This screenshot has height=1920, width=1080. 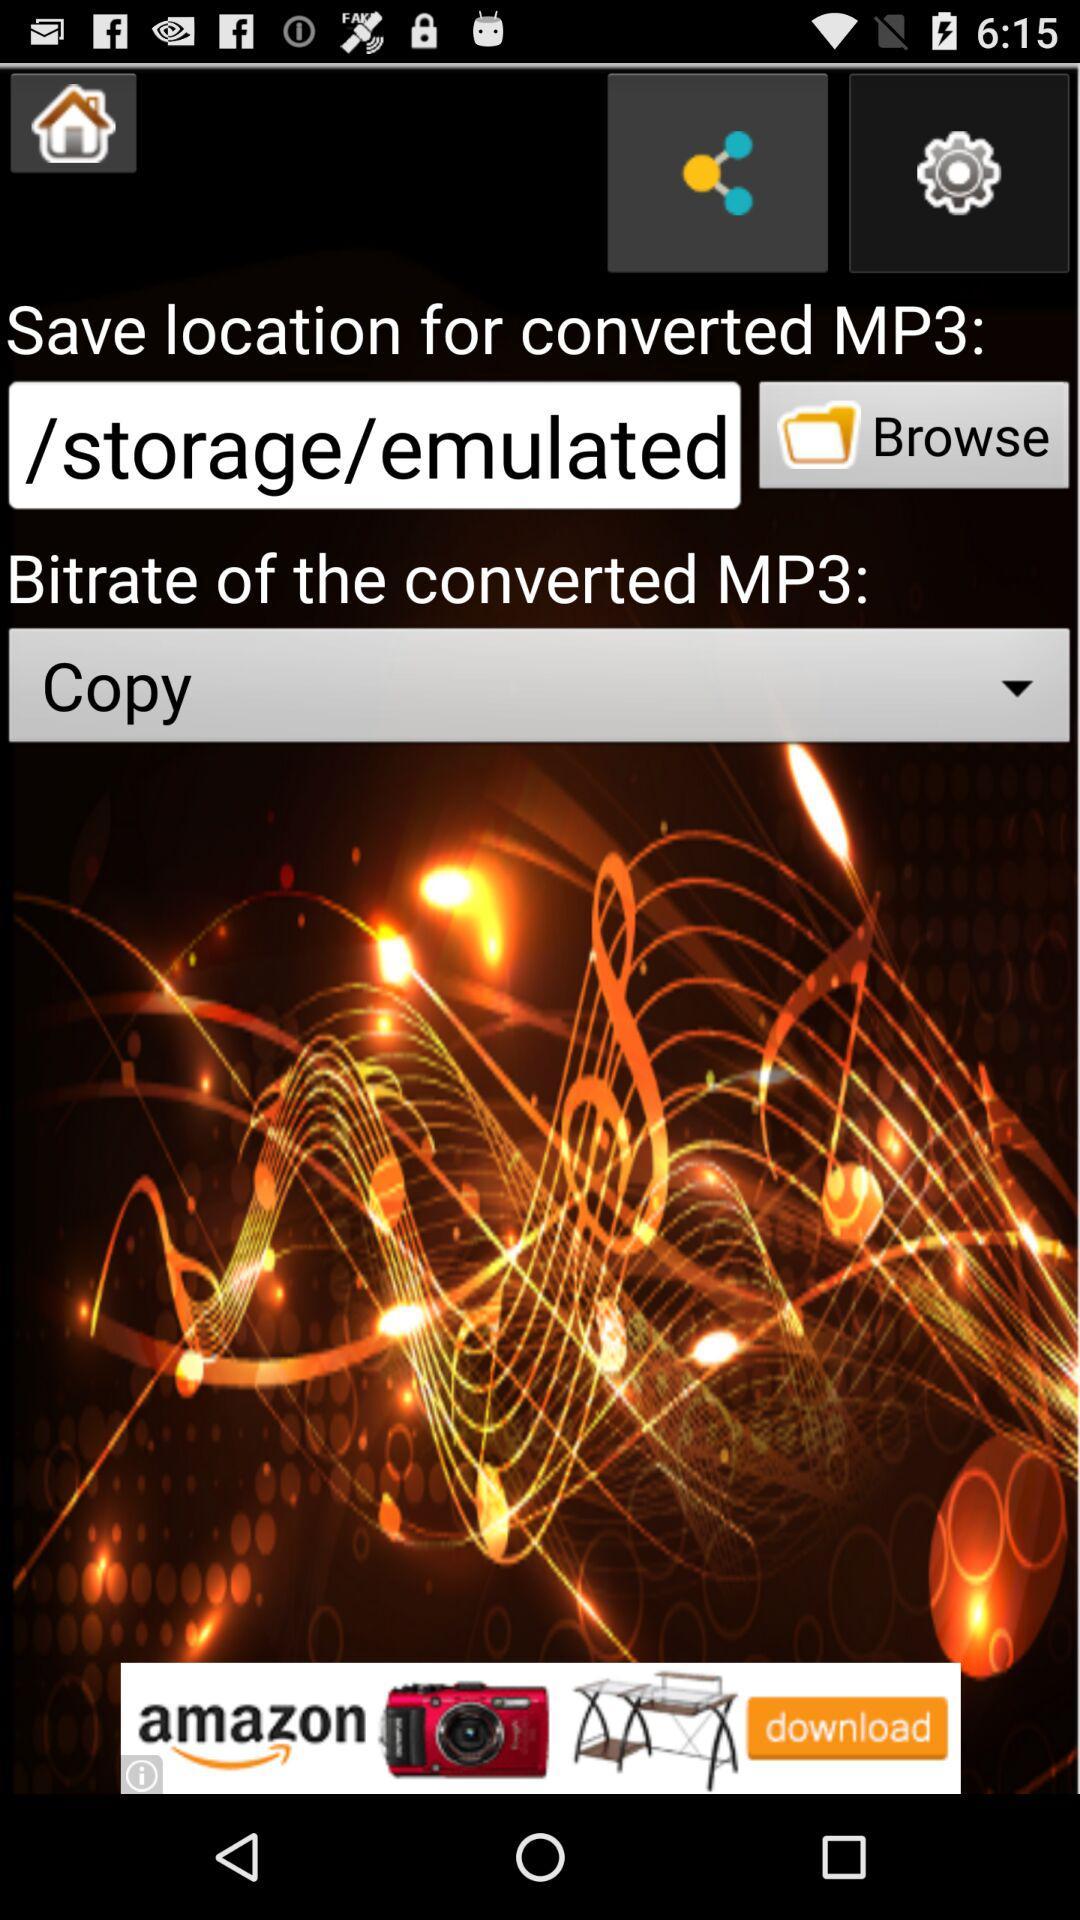 What do you see at coordinates (540, 1727) in the screenshot?
I see `for adverisment` at bounding box center [540, 1727].